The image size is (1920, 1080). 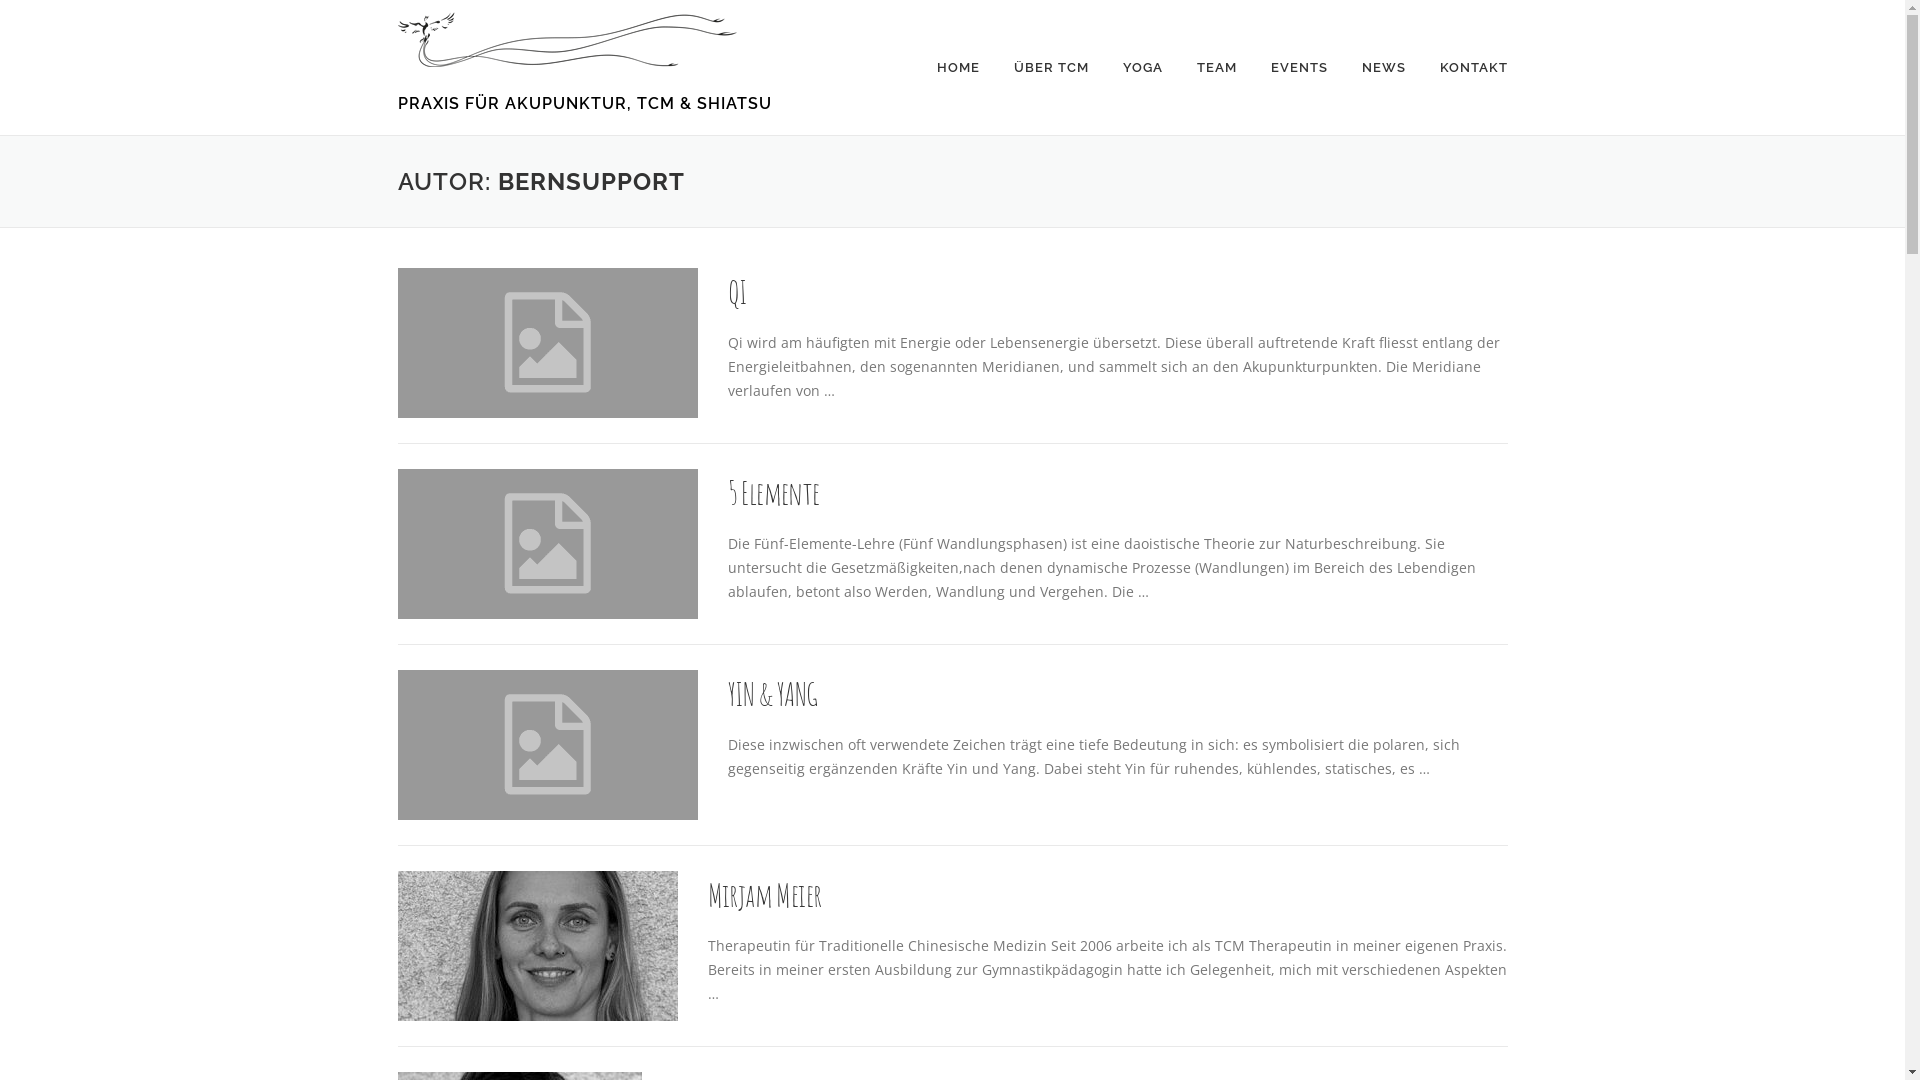 What do you see at coordinates (1142, 66) in the screenshot?
I see `'YOGA'` at bounding box center [1142, 66].